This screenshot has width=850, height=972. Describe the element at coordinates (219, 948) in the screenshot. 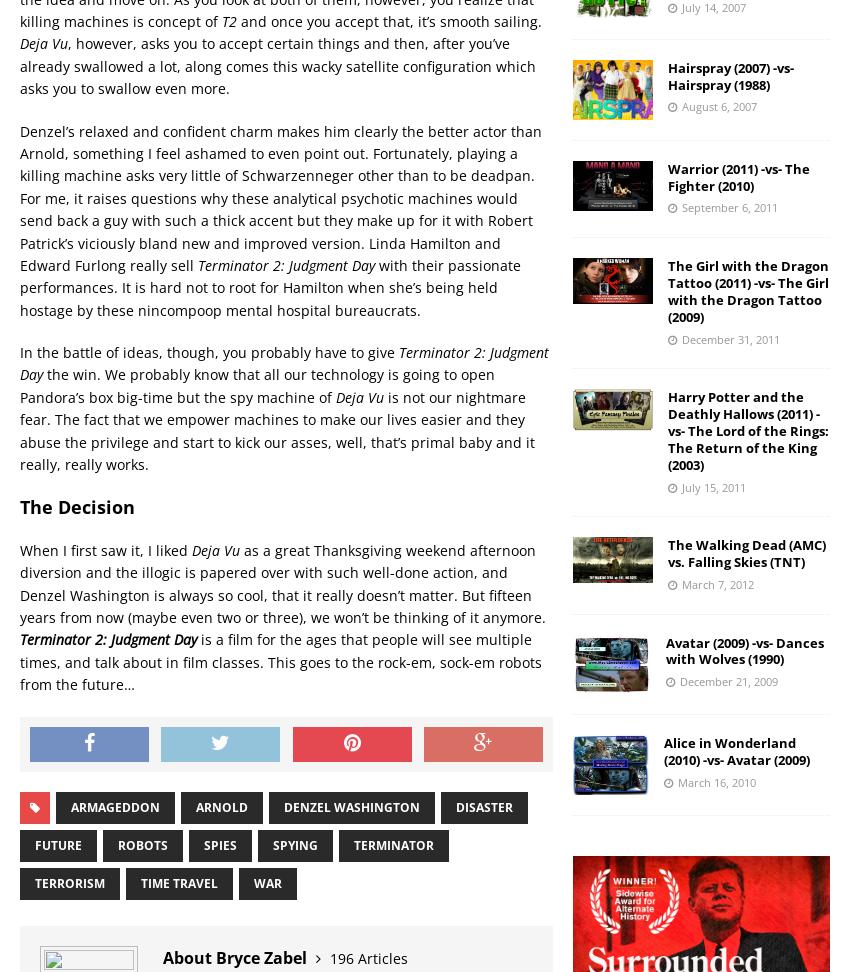

I see `'[ November 8, 2012 ]'` at that location.